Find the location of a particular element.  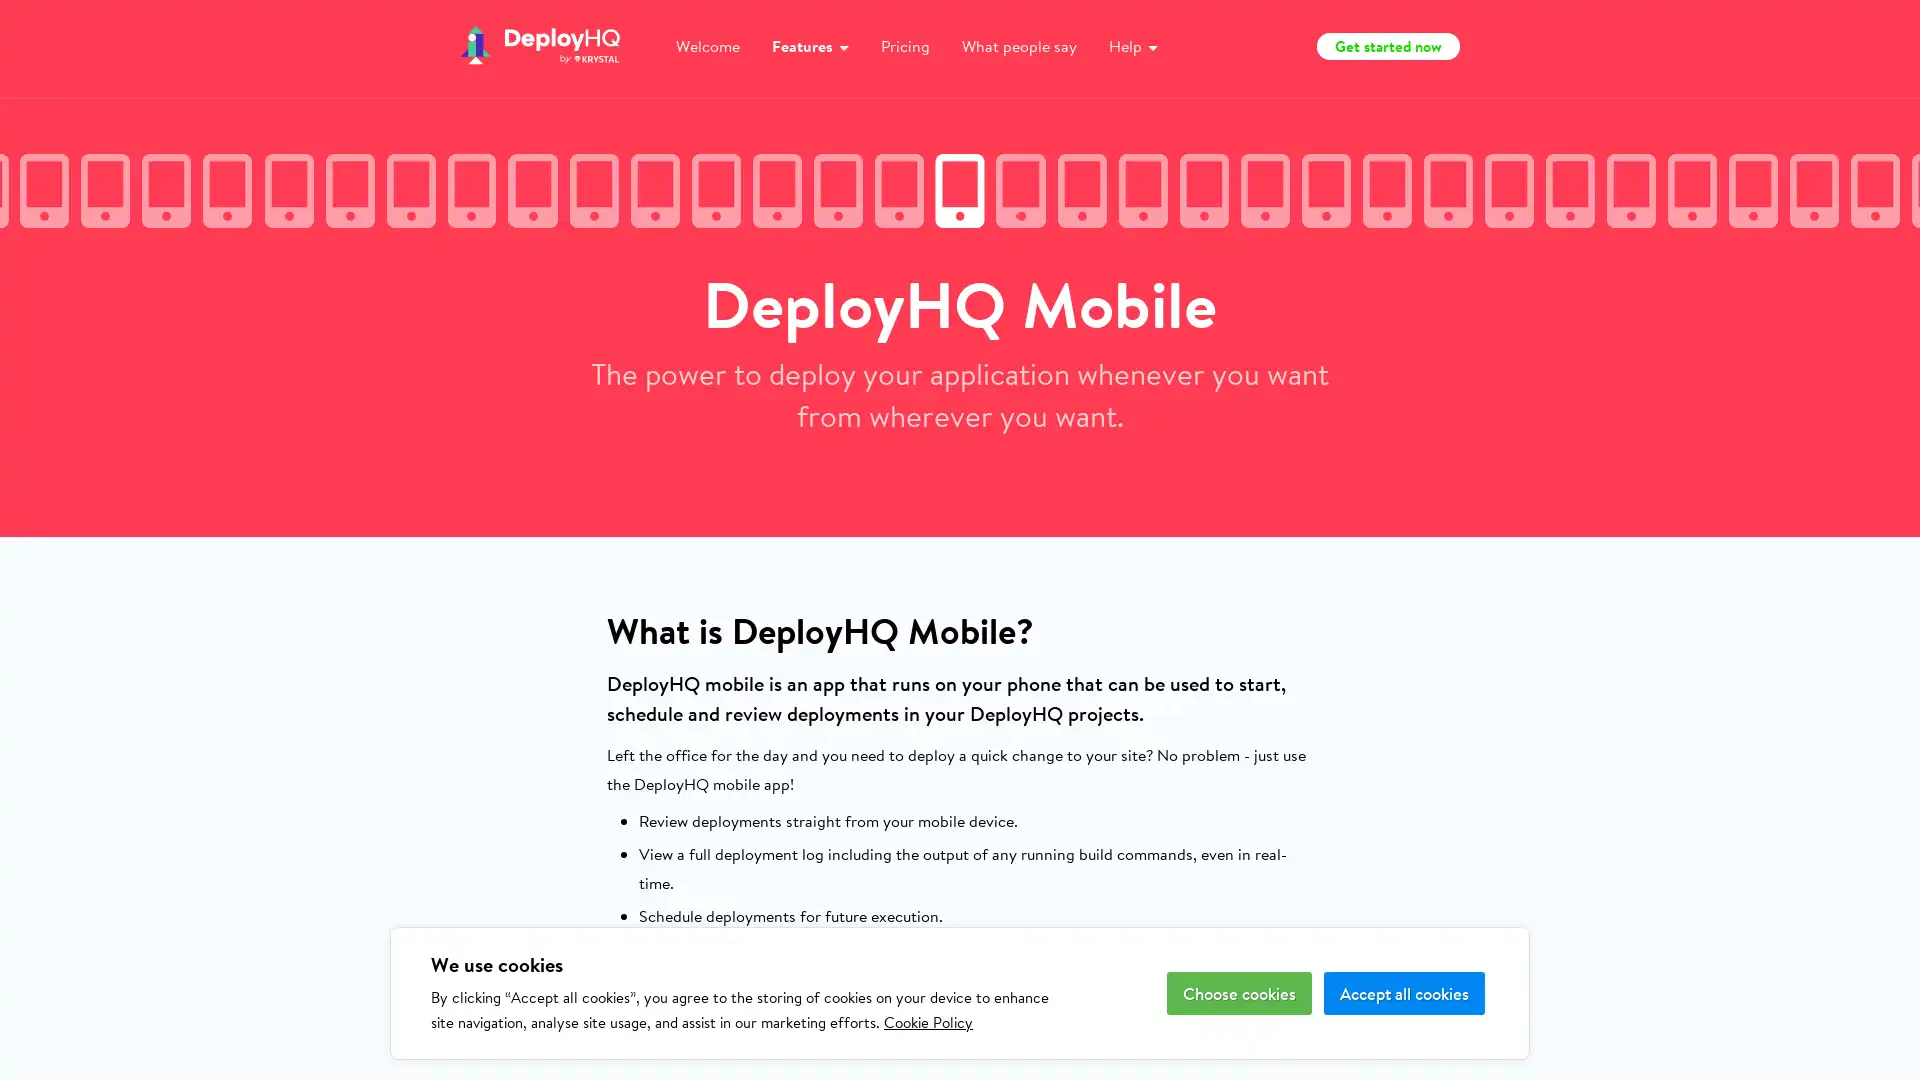

Accept all cookies is located at coordinates (1403, 993).